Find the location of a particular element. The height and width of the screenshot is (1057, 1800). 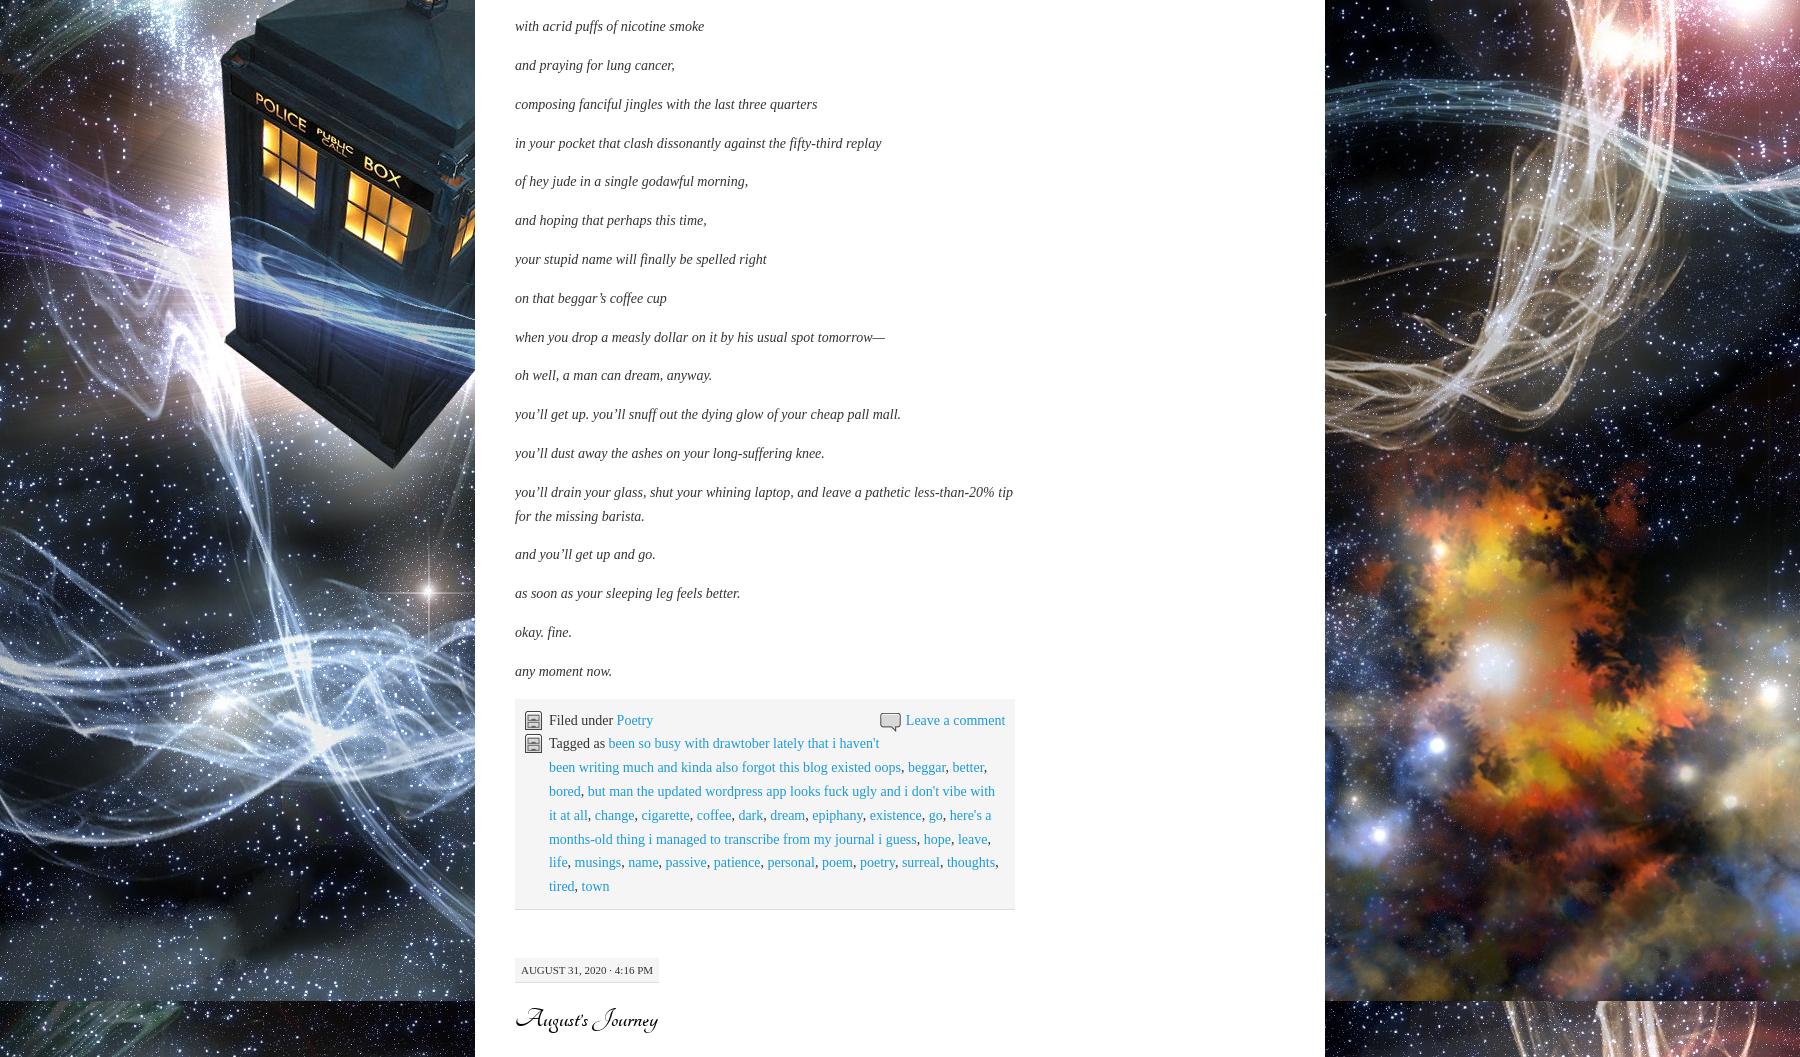

'poem' is located at coordinates (837, 1043).